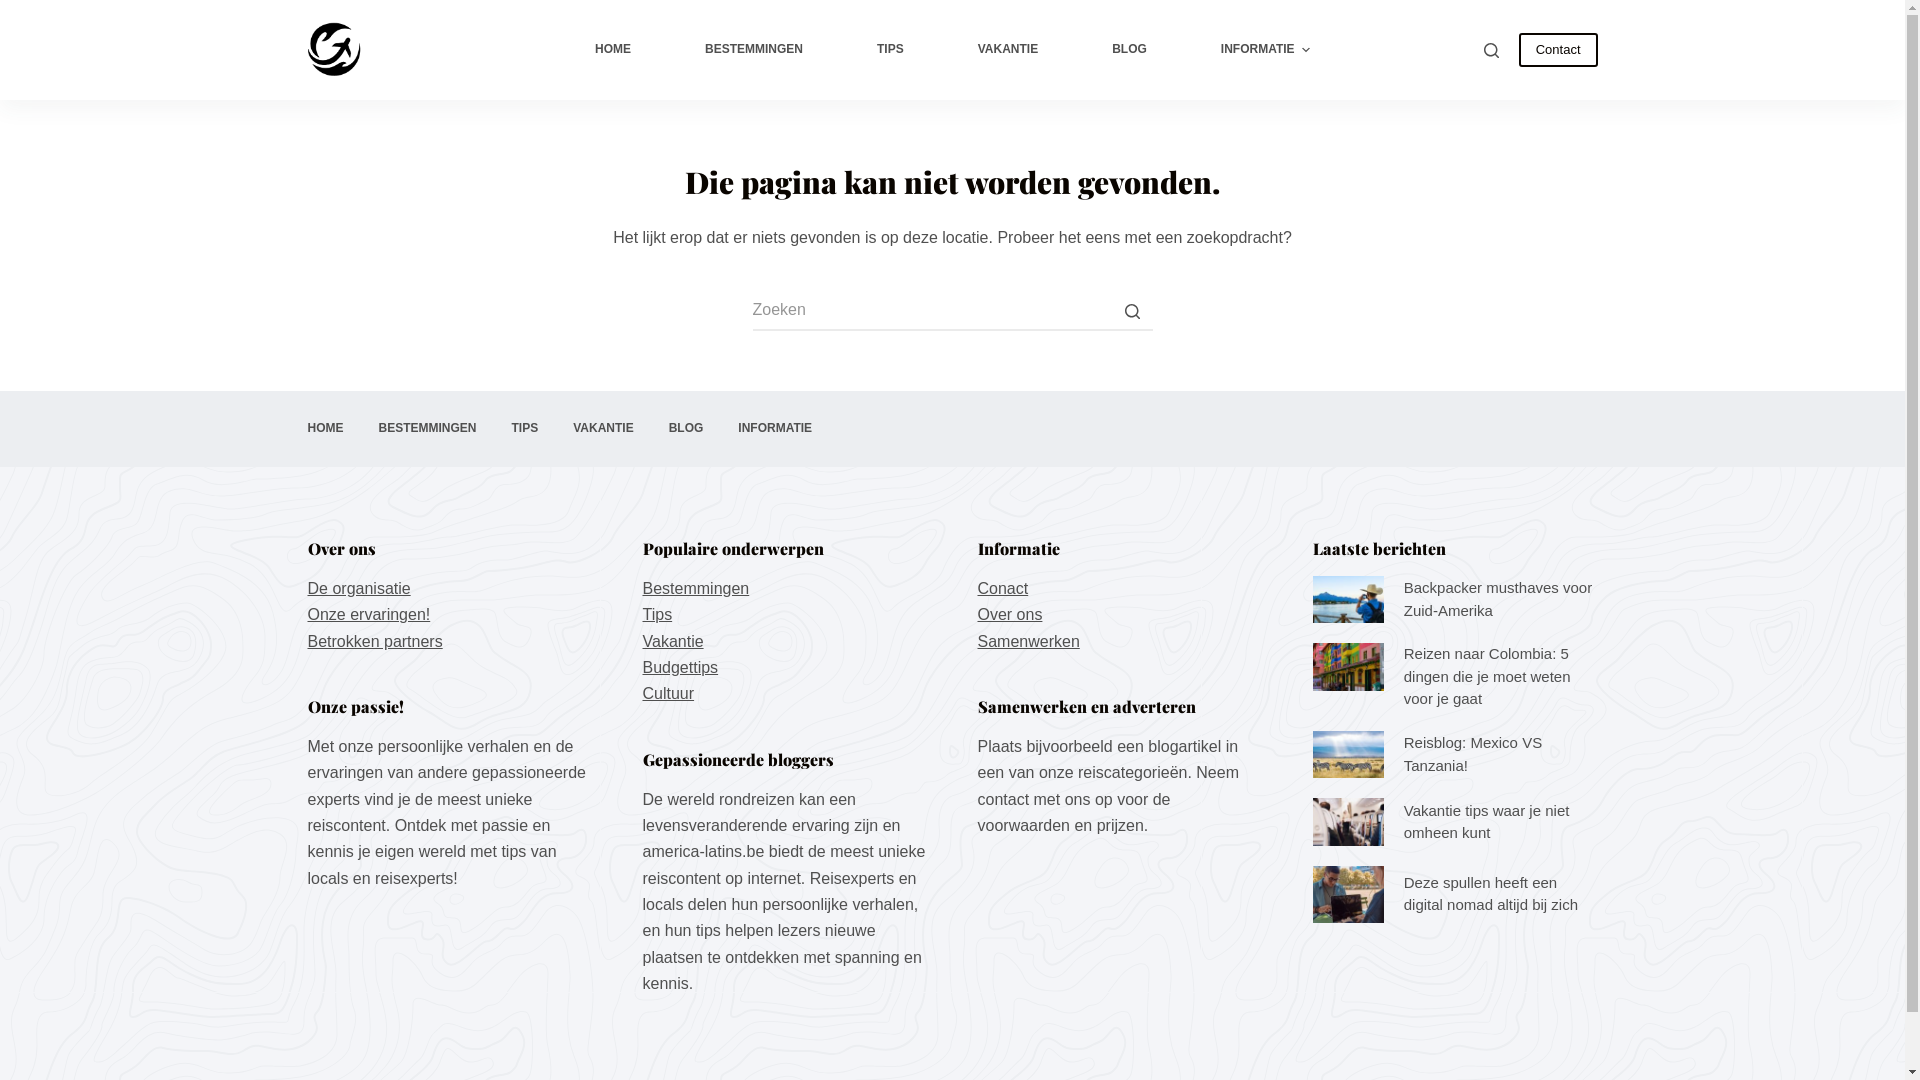 The height and width of the screenshot is (1080, 1920). Describe the element at coordinates (1454, 821) in the screenshot. I see `'Vakantie tips waar je niet omheen kunt'` at that location.